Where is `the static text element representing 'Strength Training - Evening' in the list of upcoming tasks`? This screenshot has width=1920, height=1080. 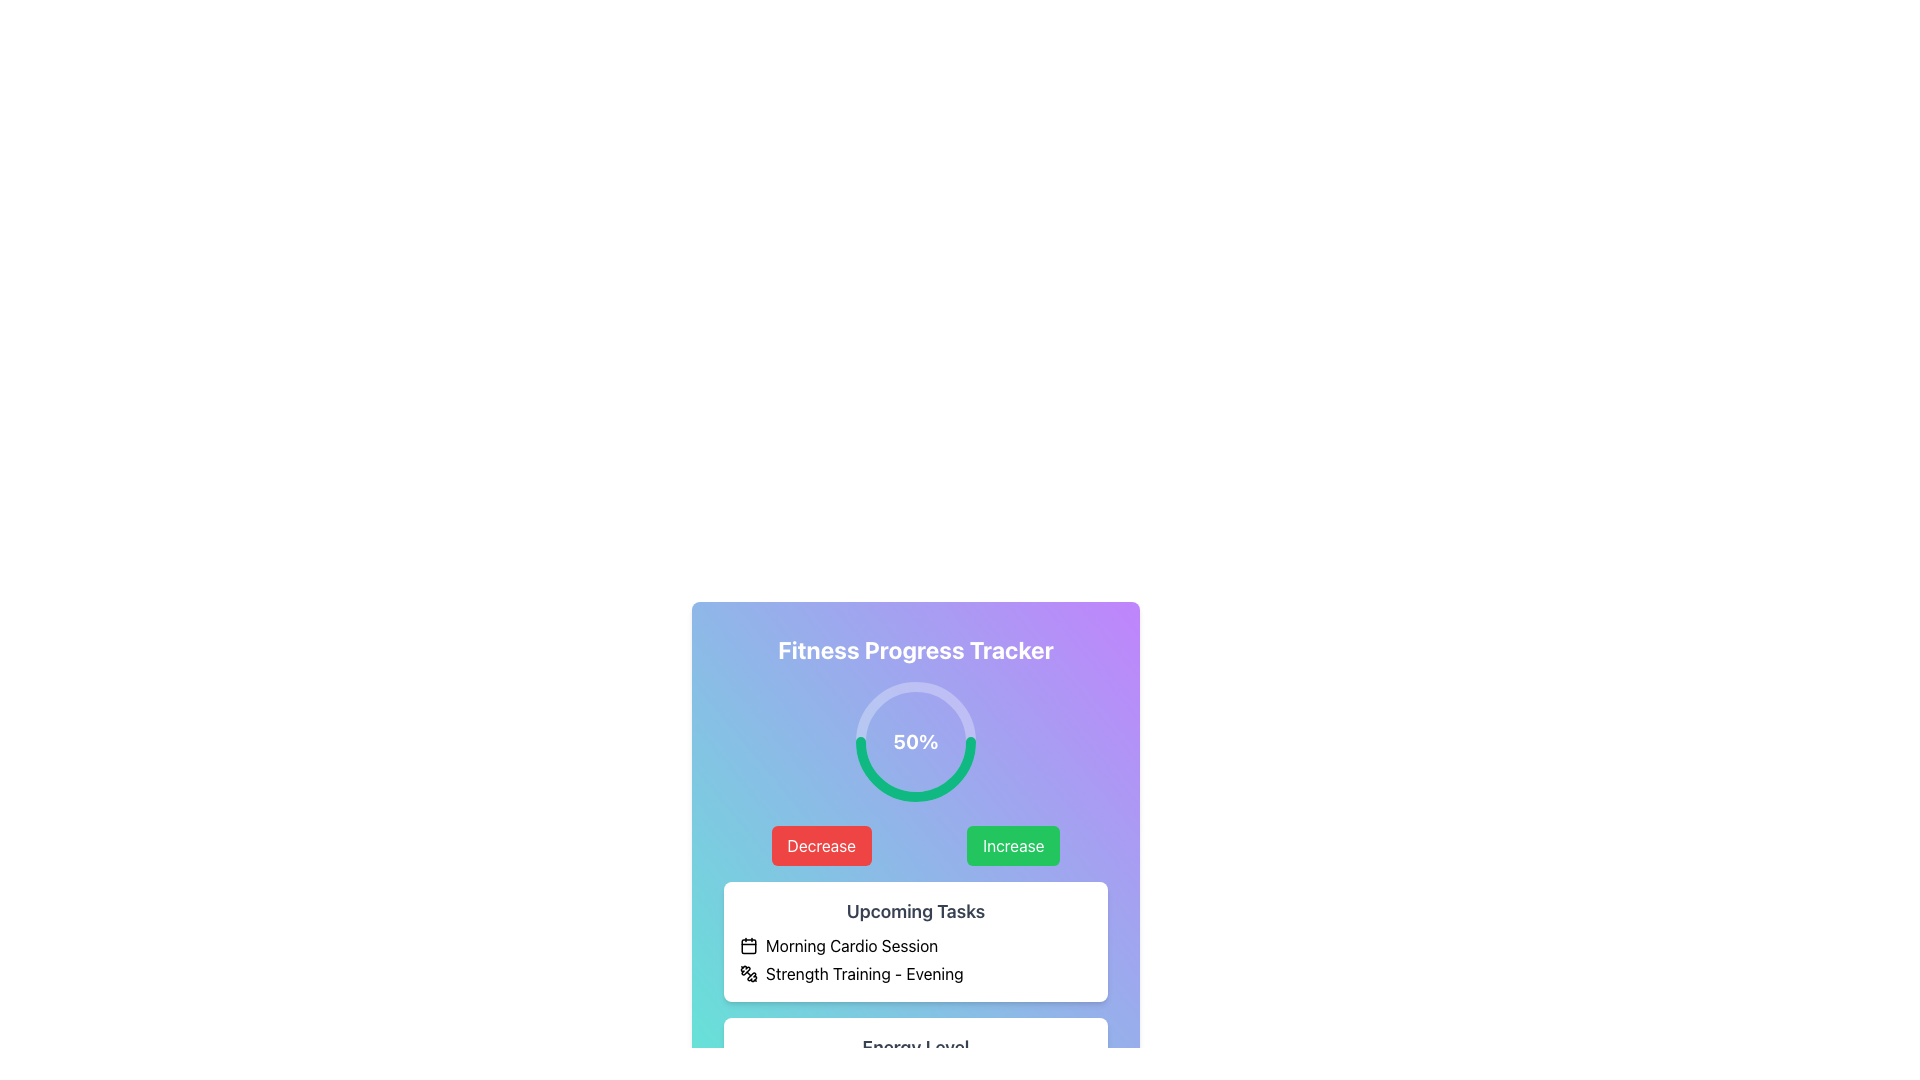
the static text element representing 'Strength Training - Evening' in the list of upcoming tasks is located at coordinates (915, 973).